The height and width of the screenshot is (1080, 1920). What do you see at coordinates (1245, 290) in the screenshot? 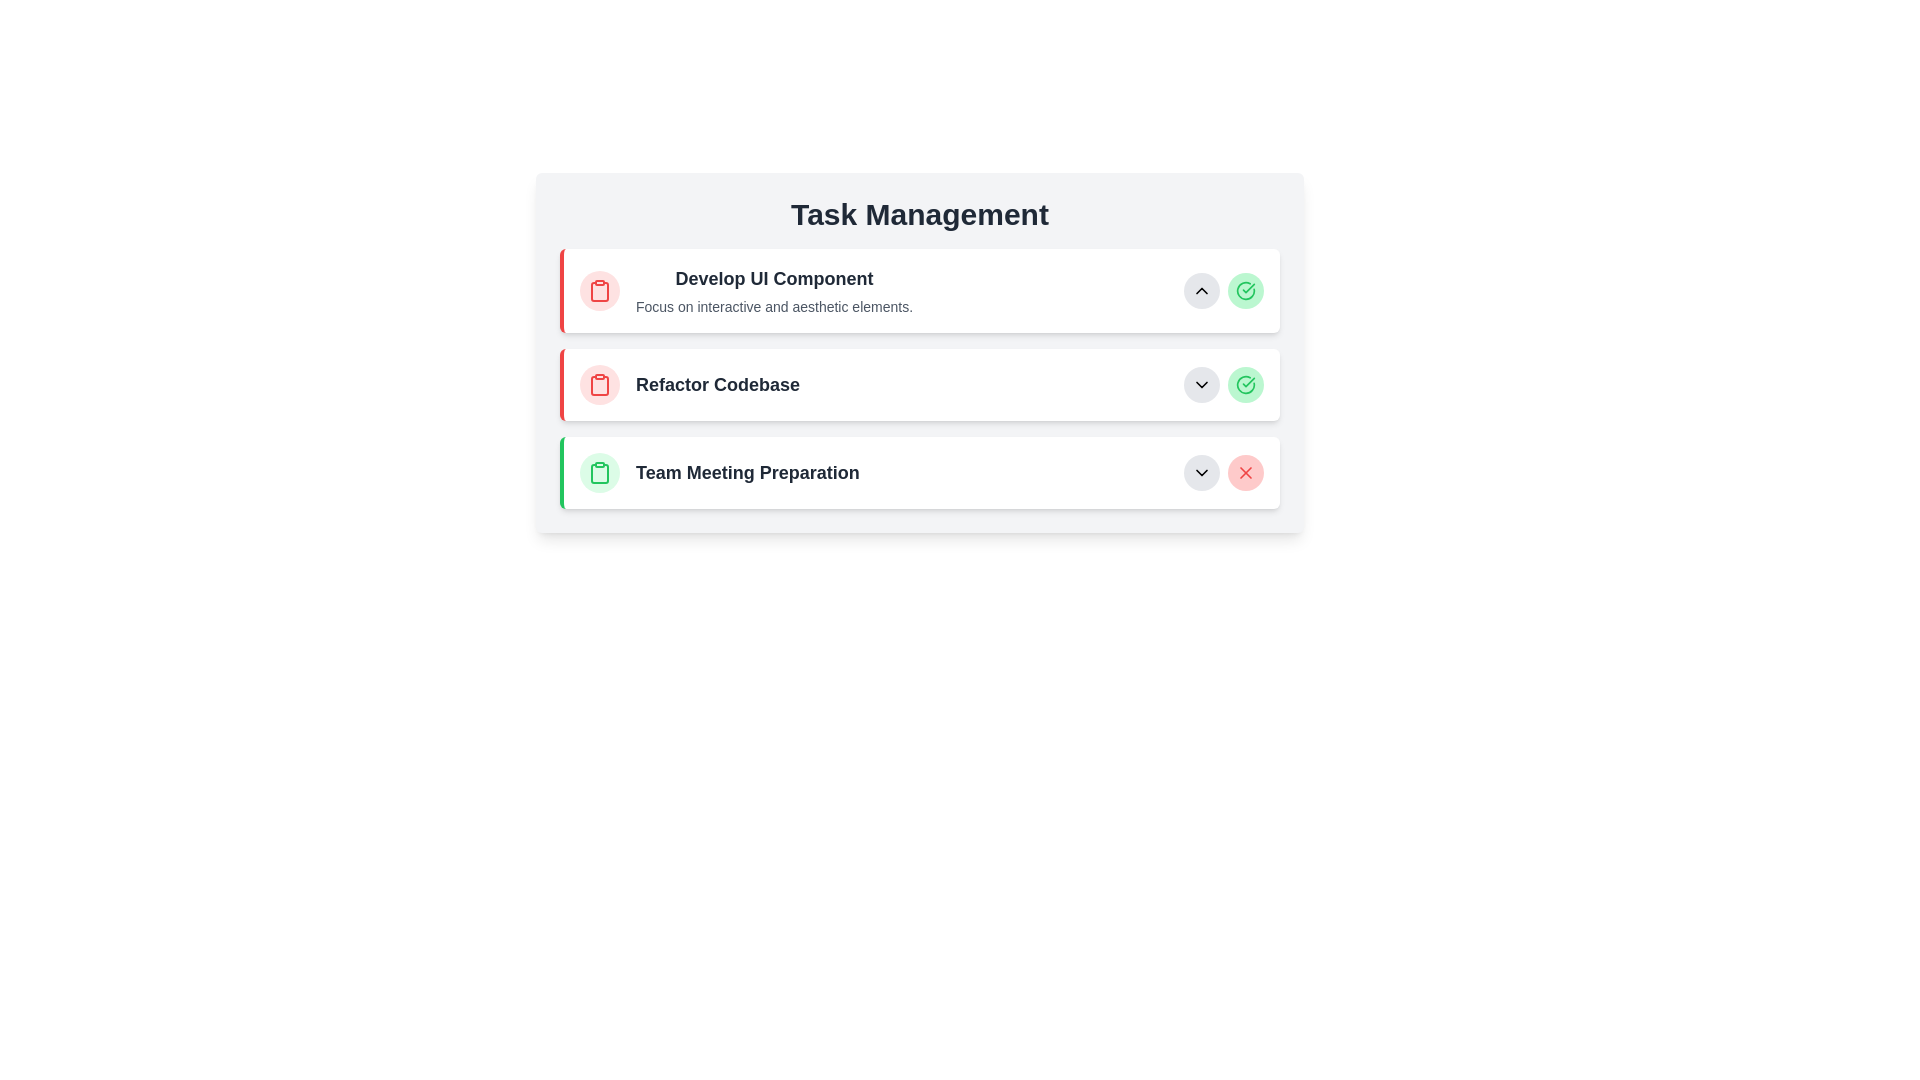
I see `the success indicator icon located in the top-right corner of the first task panel under 'Task Management', adjacent to the down-chevron button for the task 'Develop UI Component'` at bounding box center [1245, 290].